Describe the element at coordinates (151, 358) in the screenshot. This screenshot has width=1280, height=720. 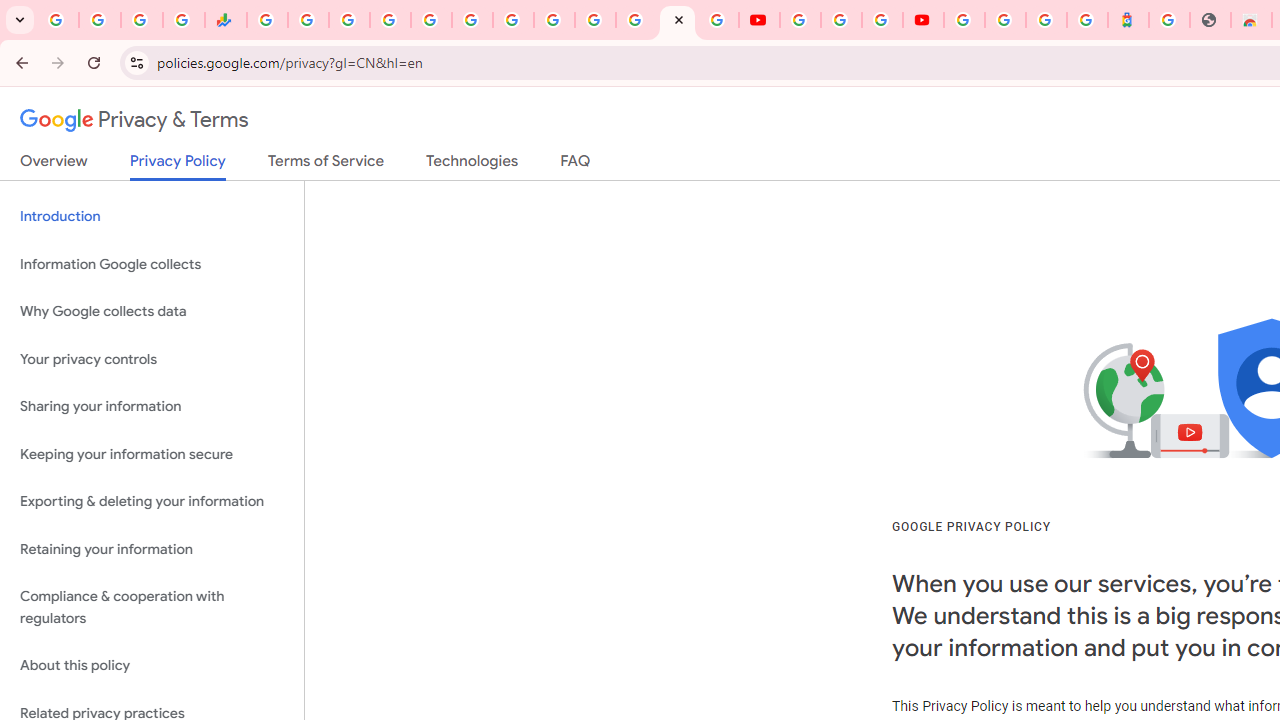
I see `'Your privacy controls'` at that location.